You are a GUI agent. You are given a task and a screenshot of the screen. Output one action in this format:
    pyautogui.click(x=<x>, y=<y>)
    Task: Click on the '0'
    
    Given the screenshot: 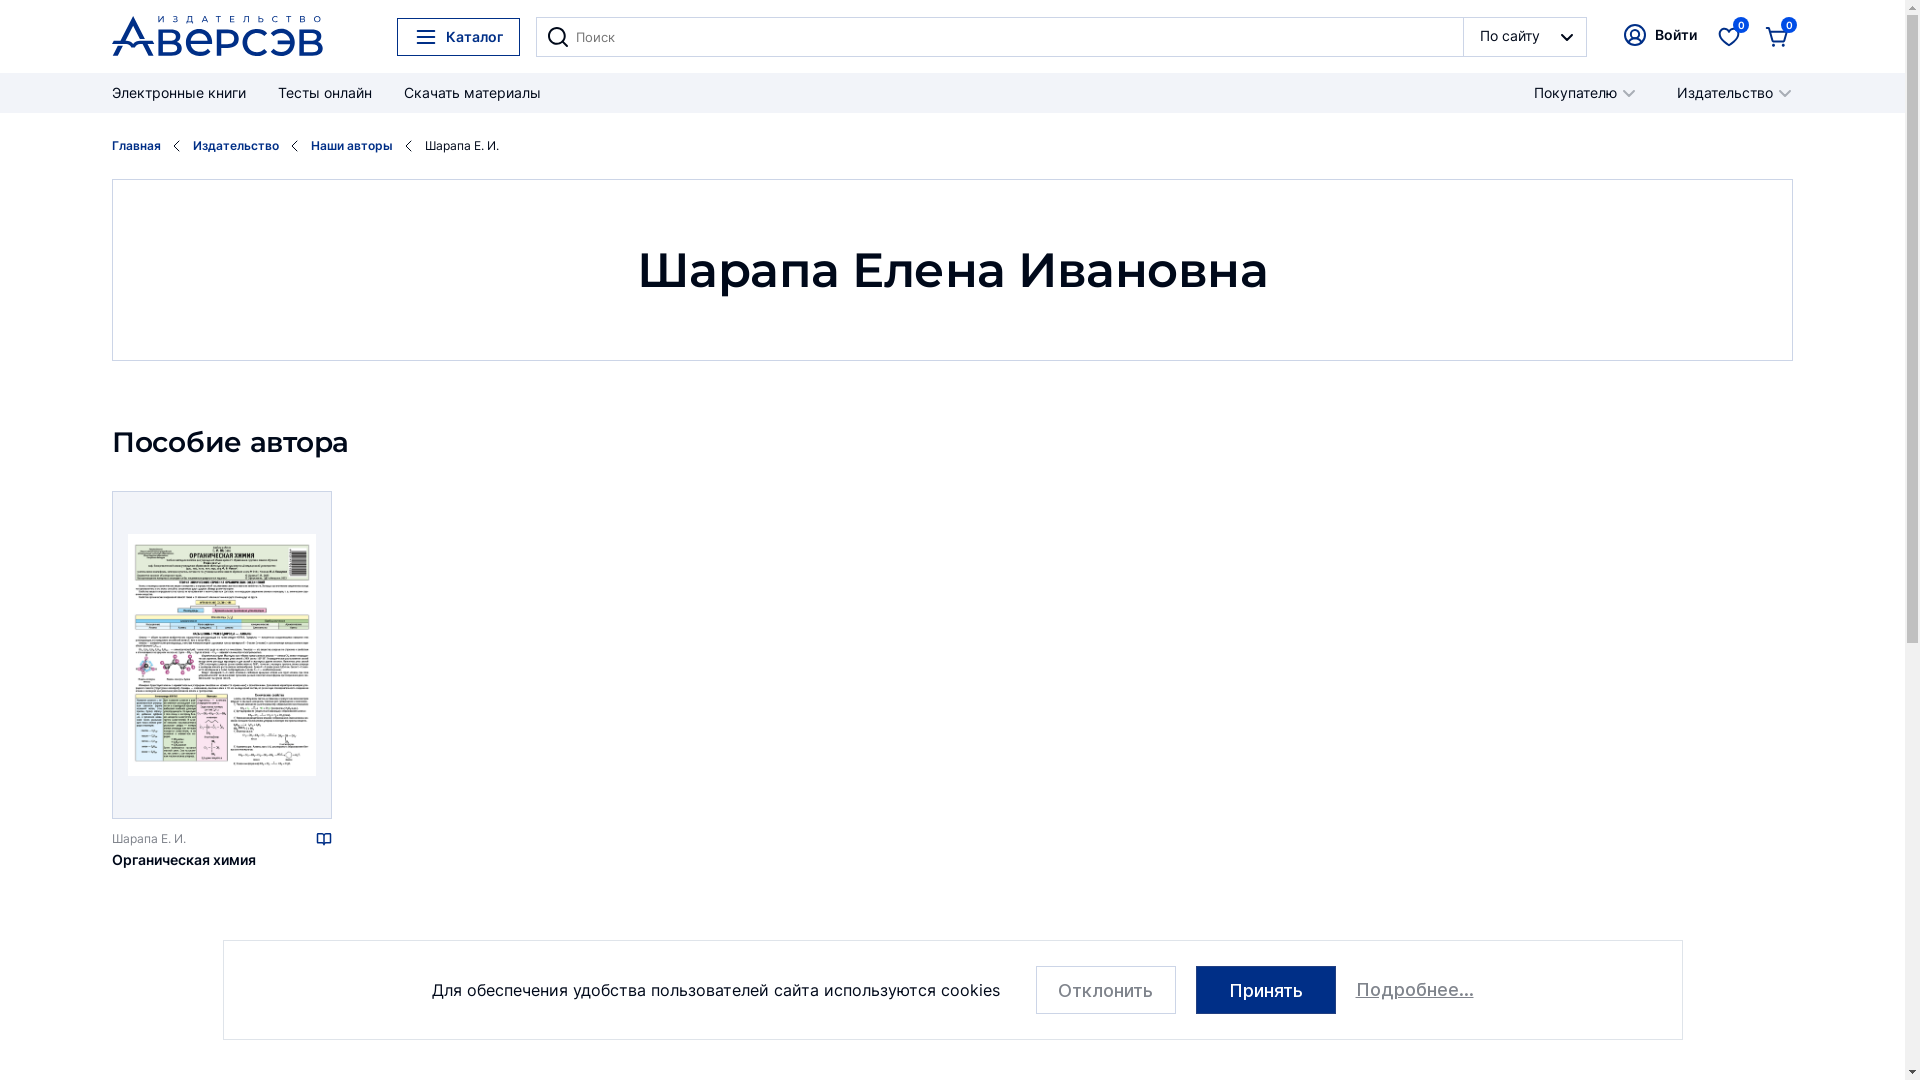 What is the action you would take?
    pyautogui.click(x=1727, y=35)
    